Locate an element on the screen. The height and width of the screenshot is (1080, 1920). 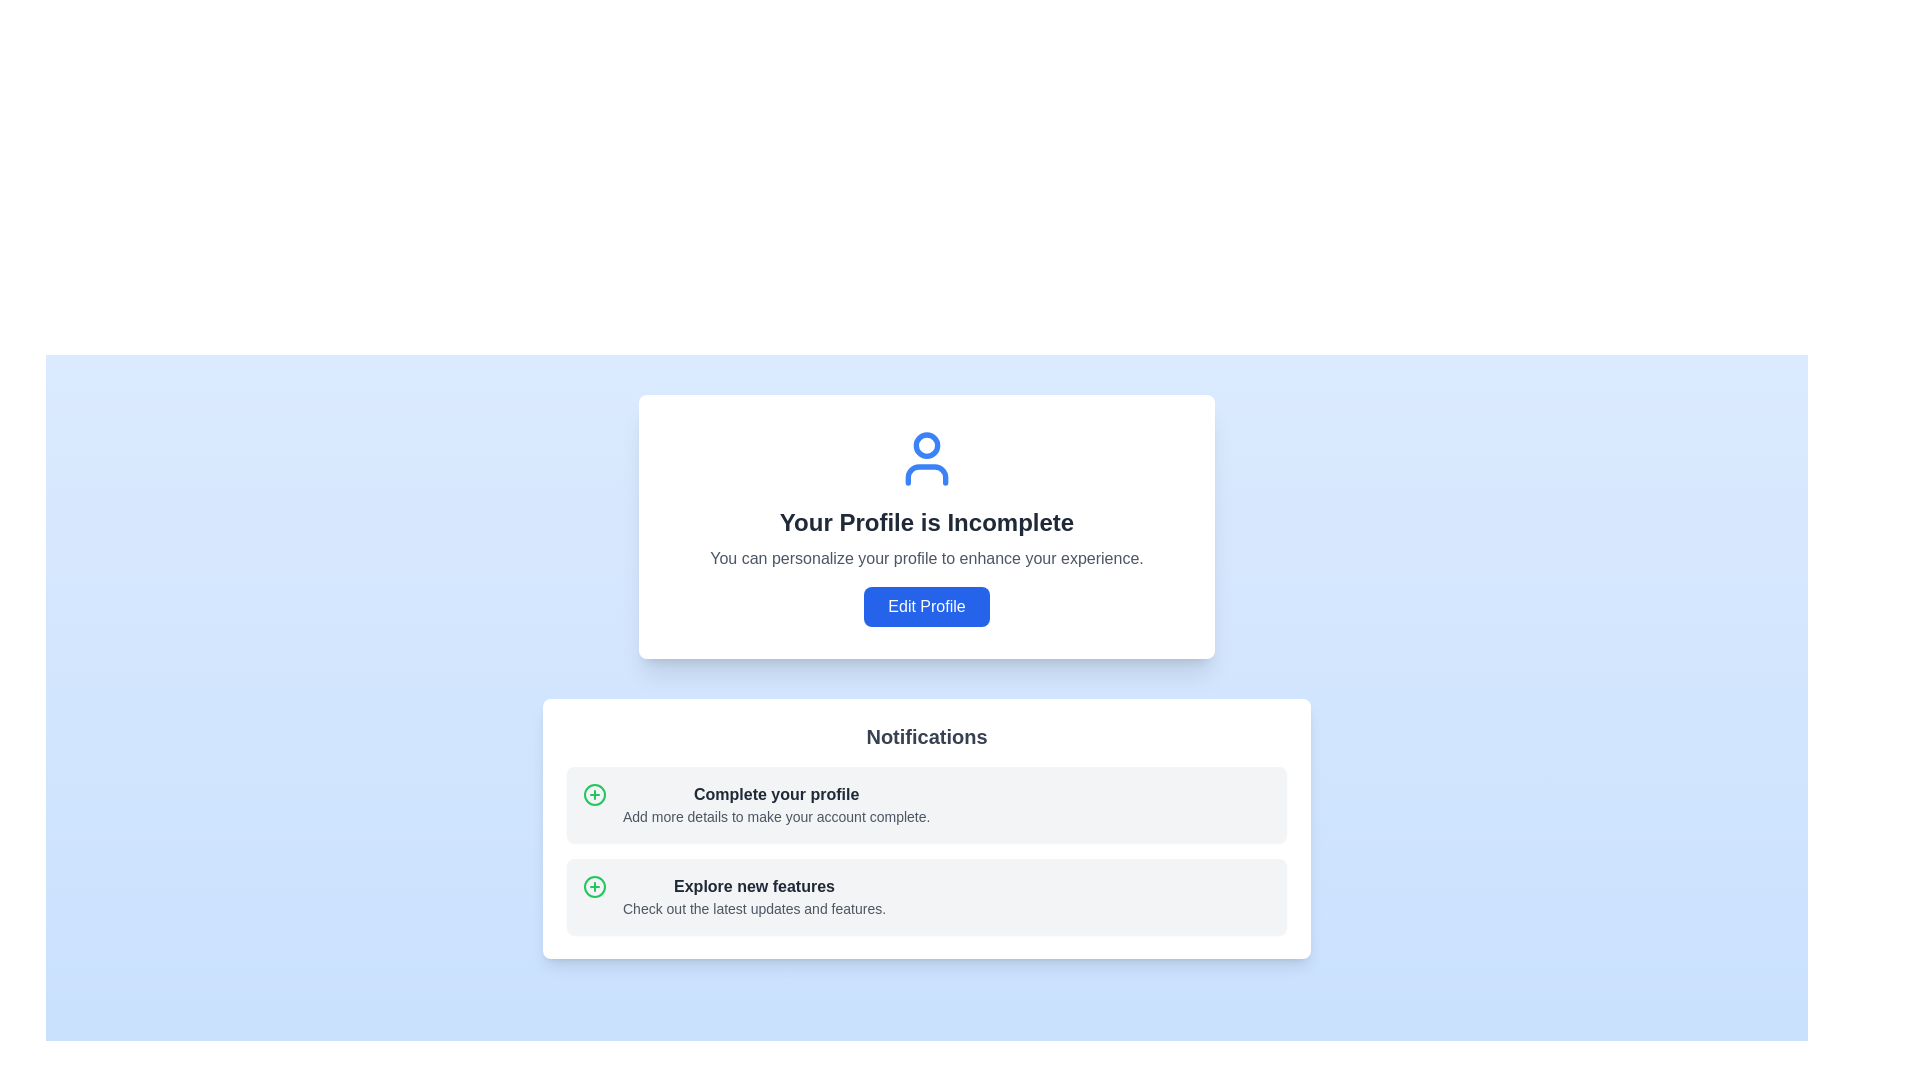
the static text label that serves as a title for the associated notification, positioned above the text 'Check out the latest updates and features' within the 'Notifications' section is located at coordinates (753, 886).